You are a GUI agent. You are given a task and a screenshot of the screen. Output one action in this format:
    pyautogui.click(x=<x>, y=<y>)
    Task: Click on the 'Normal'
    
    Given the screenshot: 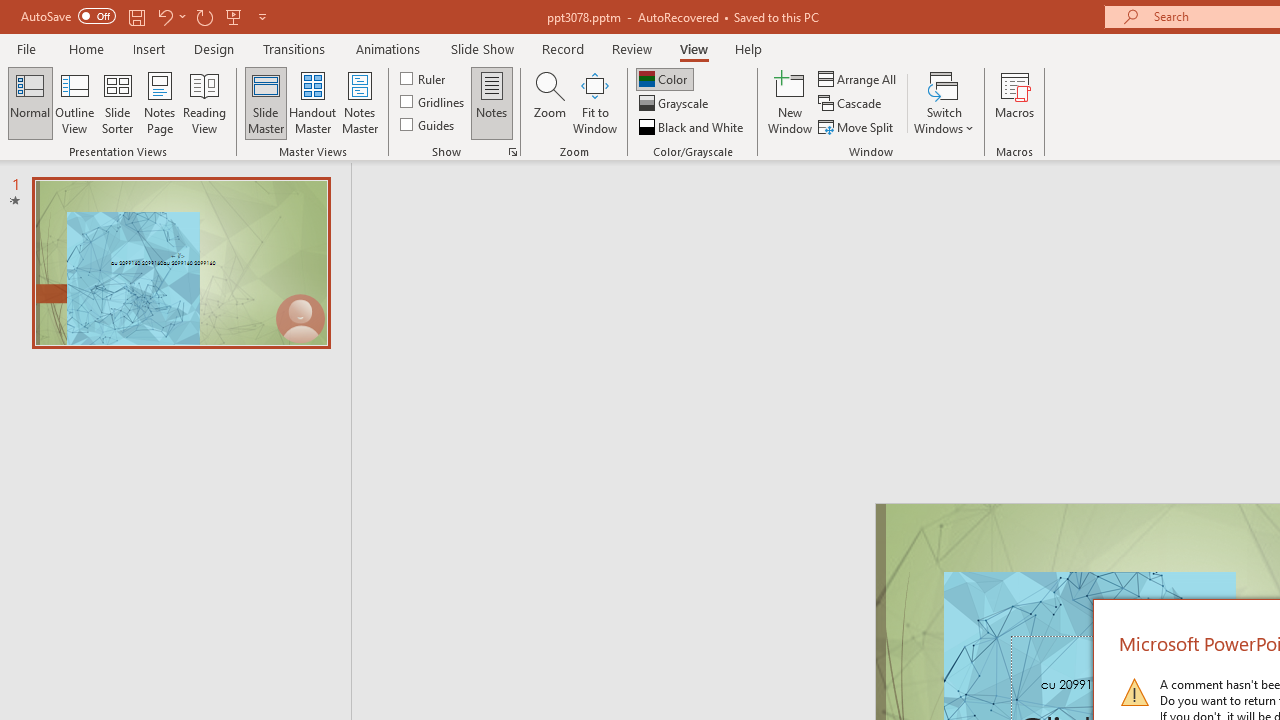 What is the action you would take?
    pyautogui.click(x=30, y=103)
    